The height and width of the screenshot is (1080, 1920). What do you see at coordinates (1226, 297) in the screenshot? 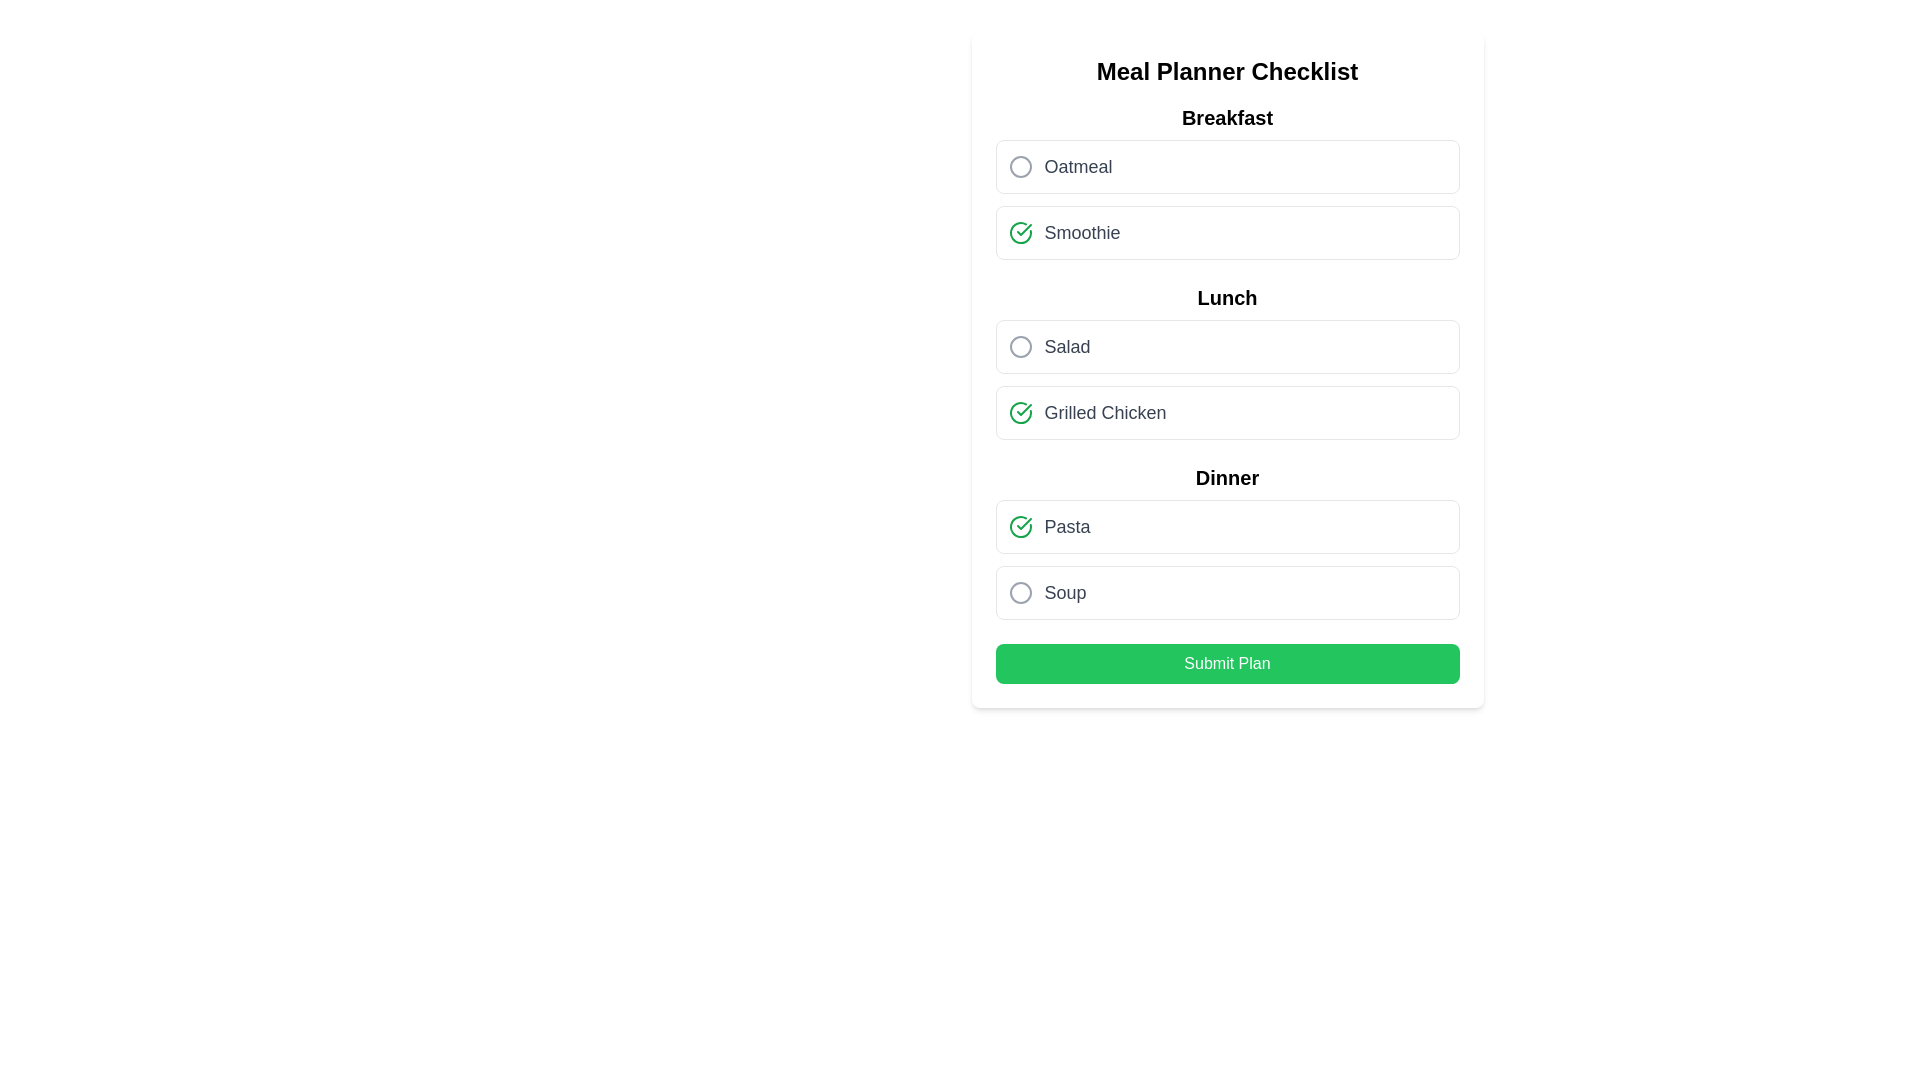
I see `the Text Label displaying 'Lunch', which is styled in bold and larger font, positioned centrally below the Breakfast section` at bounding box center [1226, 297].